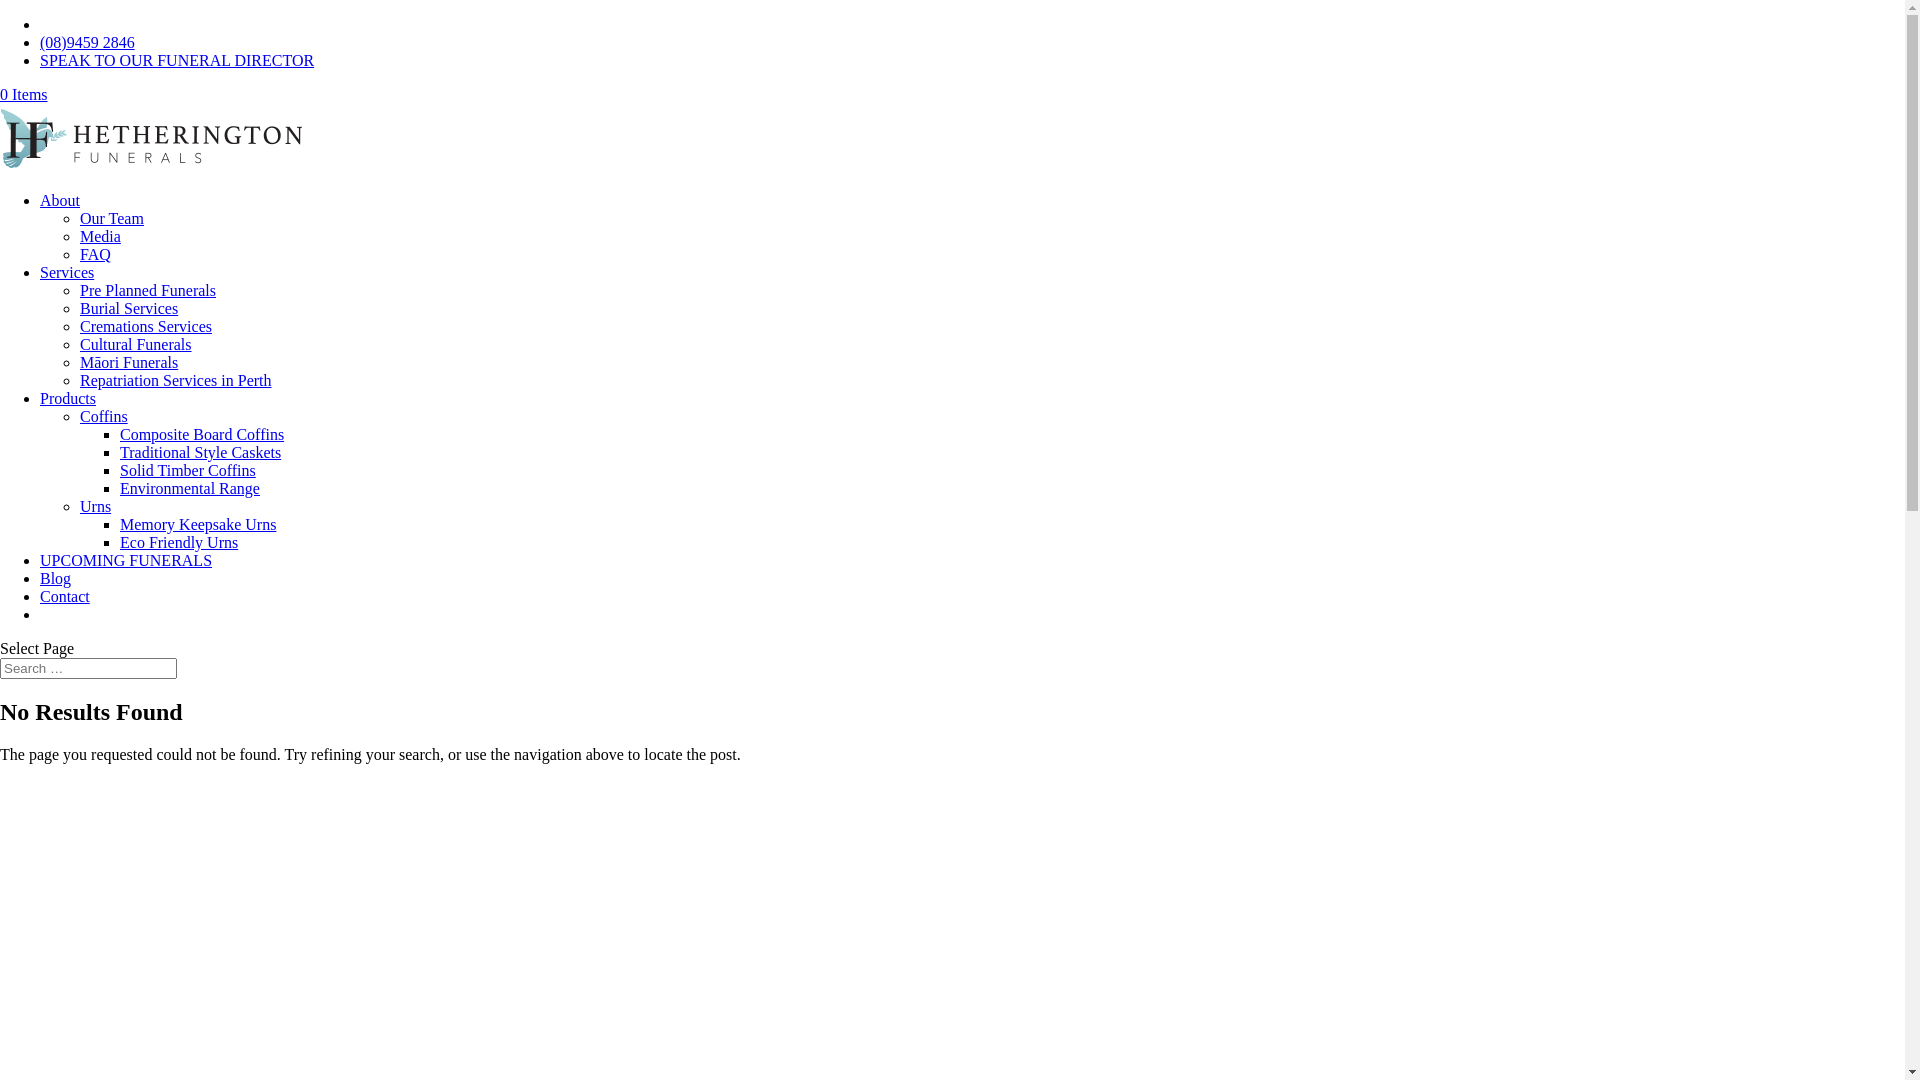  What do you see at coordinates (99, 235) in the screenshot?
I see `'Media'` at bounding box center [99, 235].